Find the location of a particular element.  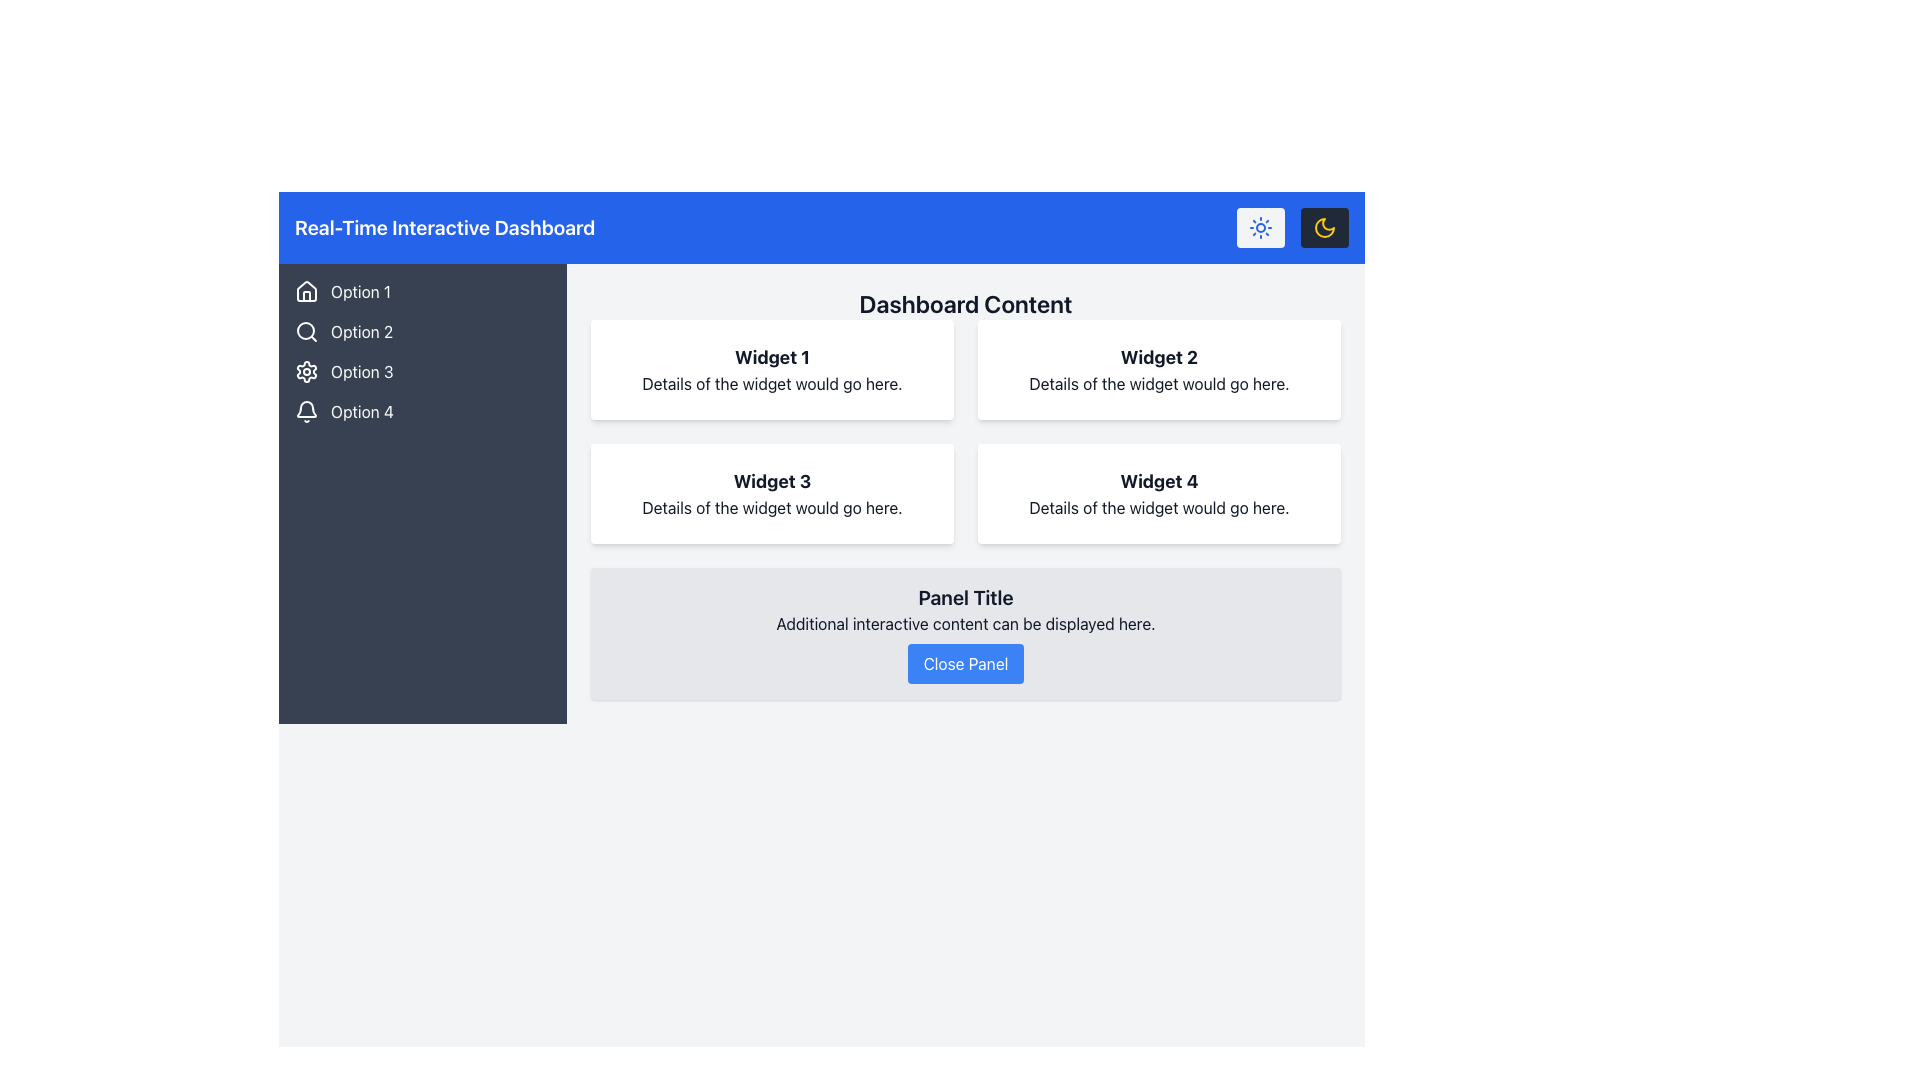

the door icon in the house illustration located in the left sidebar navigation menu, adjacent to 'Option 1'. This element is non-interactive and purely decorative is located at coordinates (306, 296).